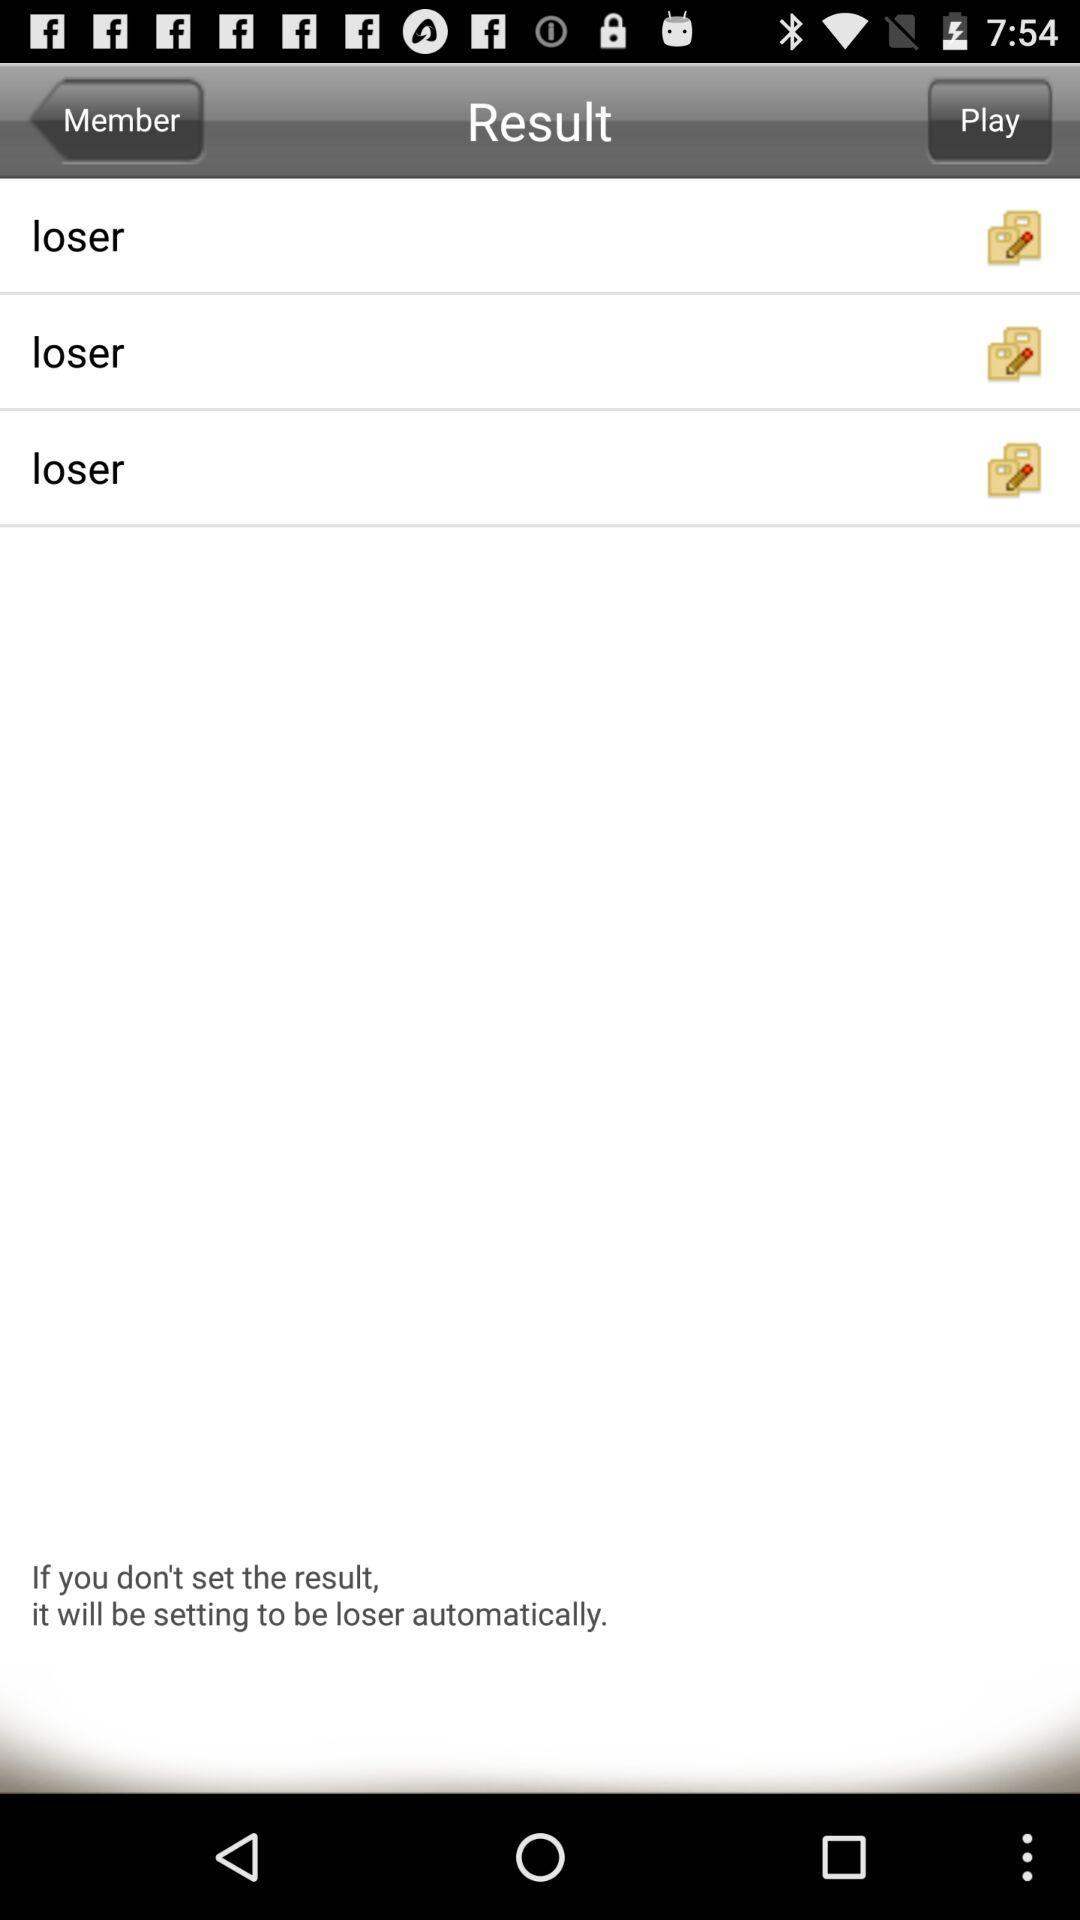 This screenshot has height=1920, width=1080. What do you see at coordinates (1015, 236) in the screenshot?
I see `copy` at bounding box center [1015, 236].